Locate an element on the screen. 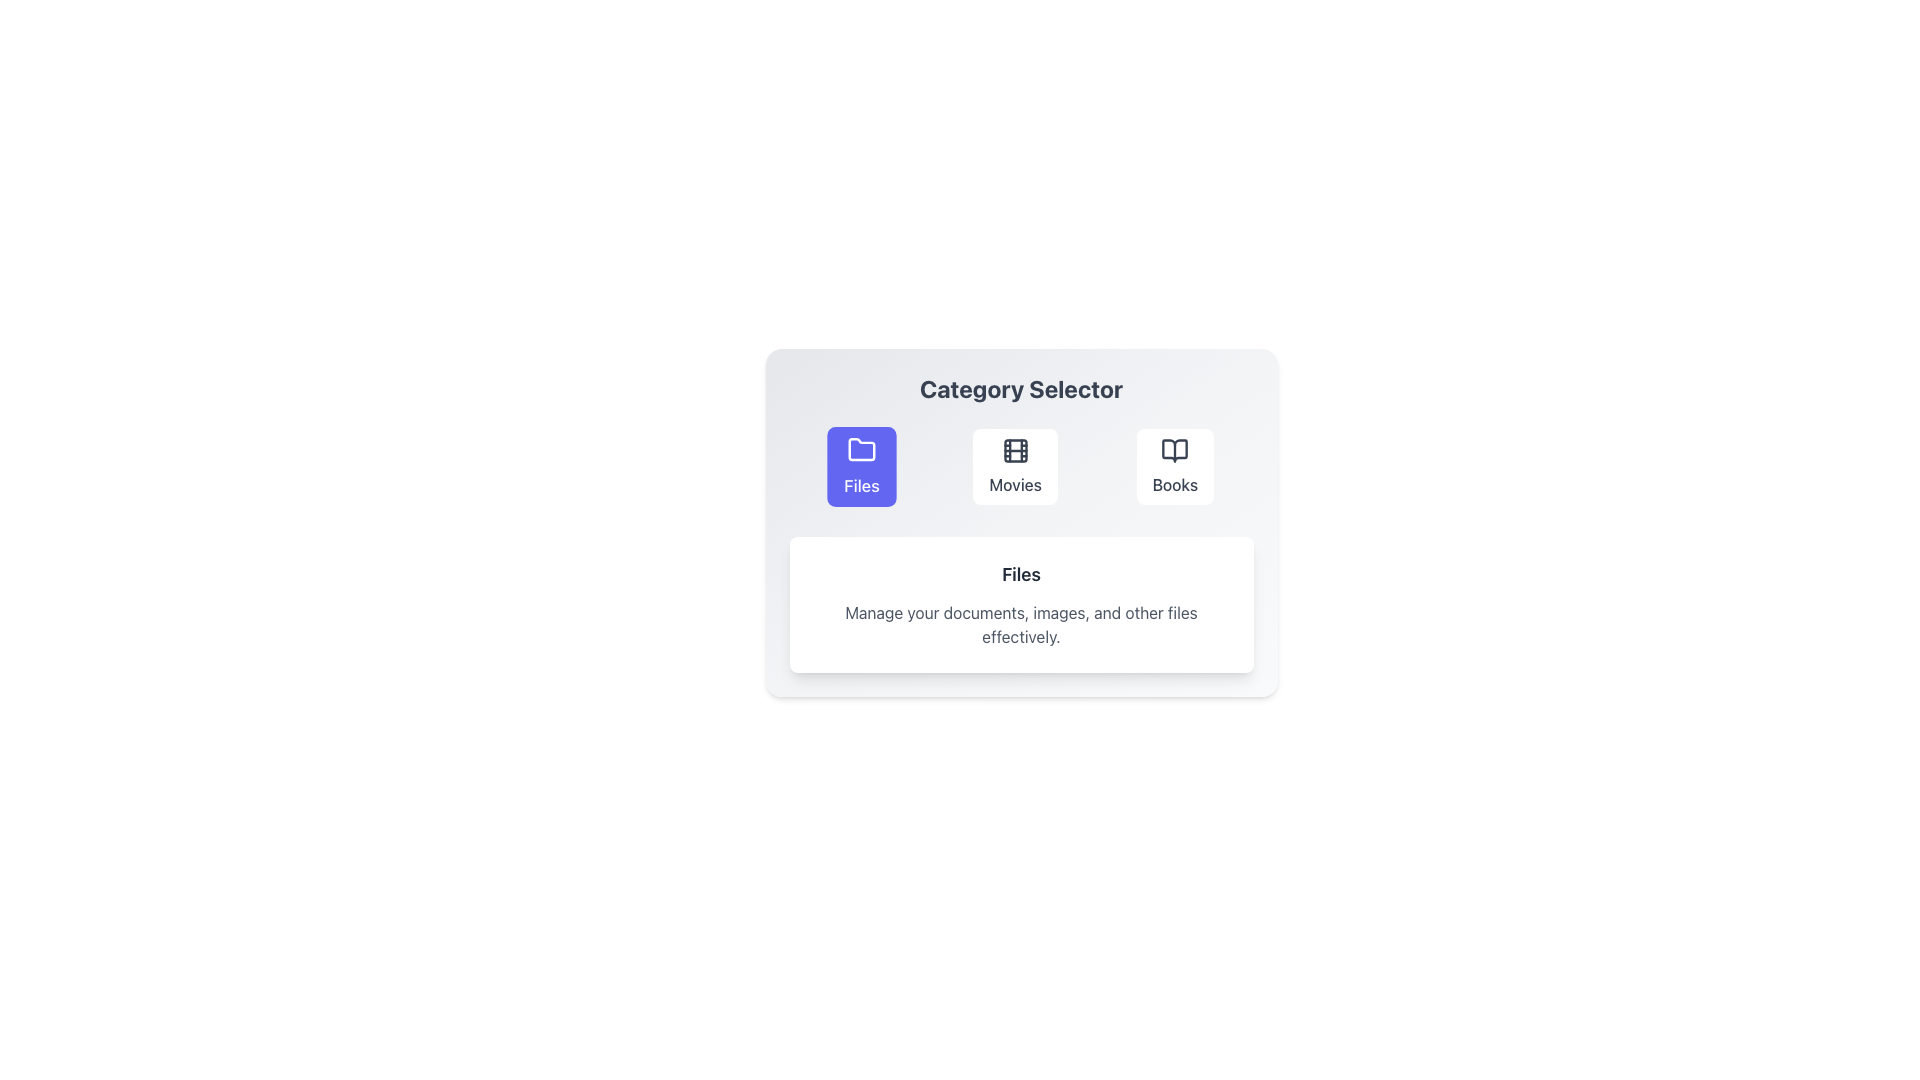 Image resolution: width=1920 pixels, height=1080 pixels. the 'Books' category button in the Category Selector section to change its background color is located at coordinates (1175, 466).